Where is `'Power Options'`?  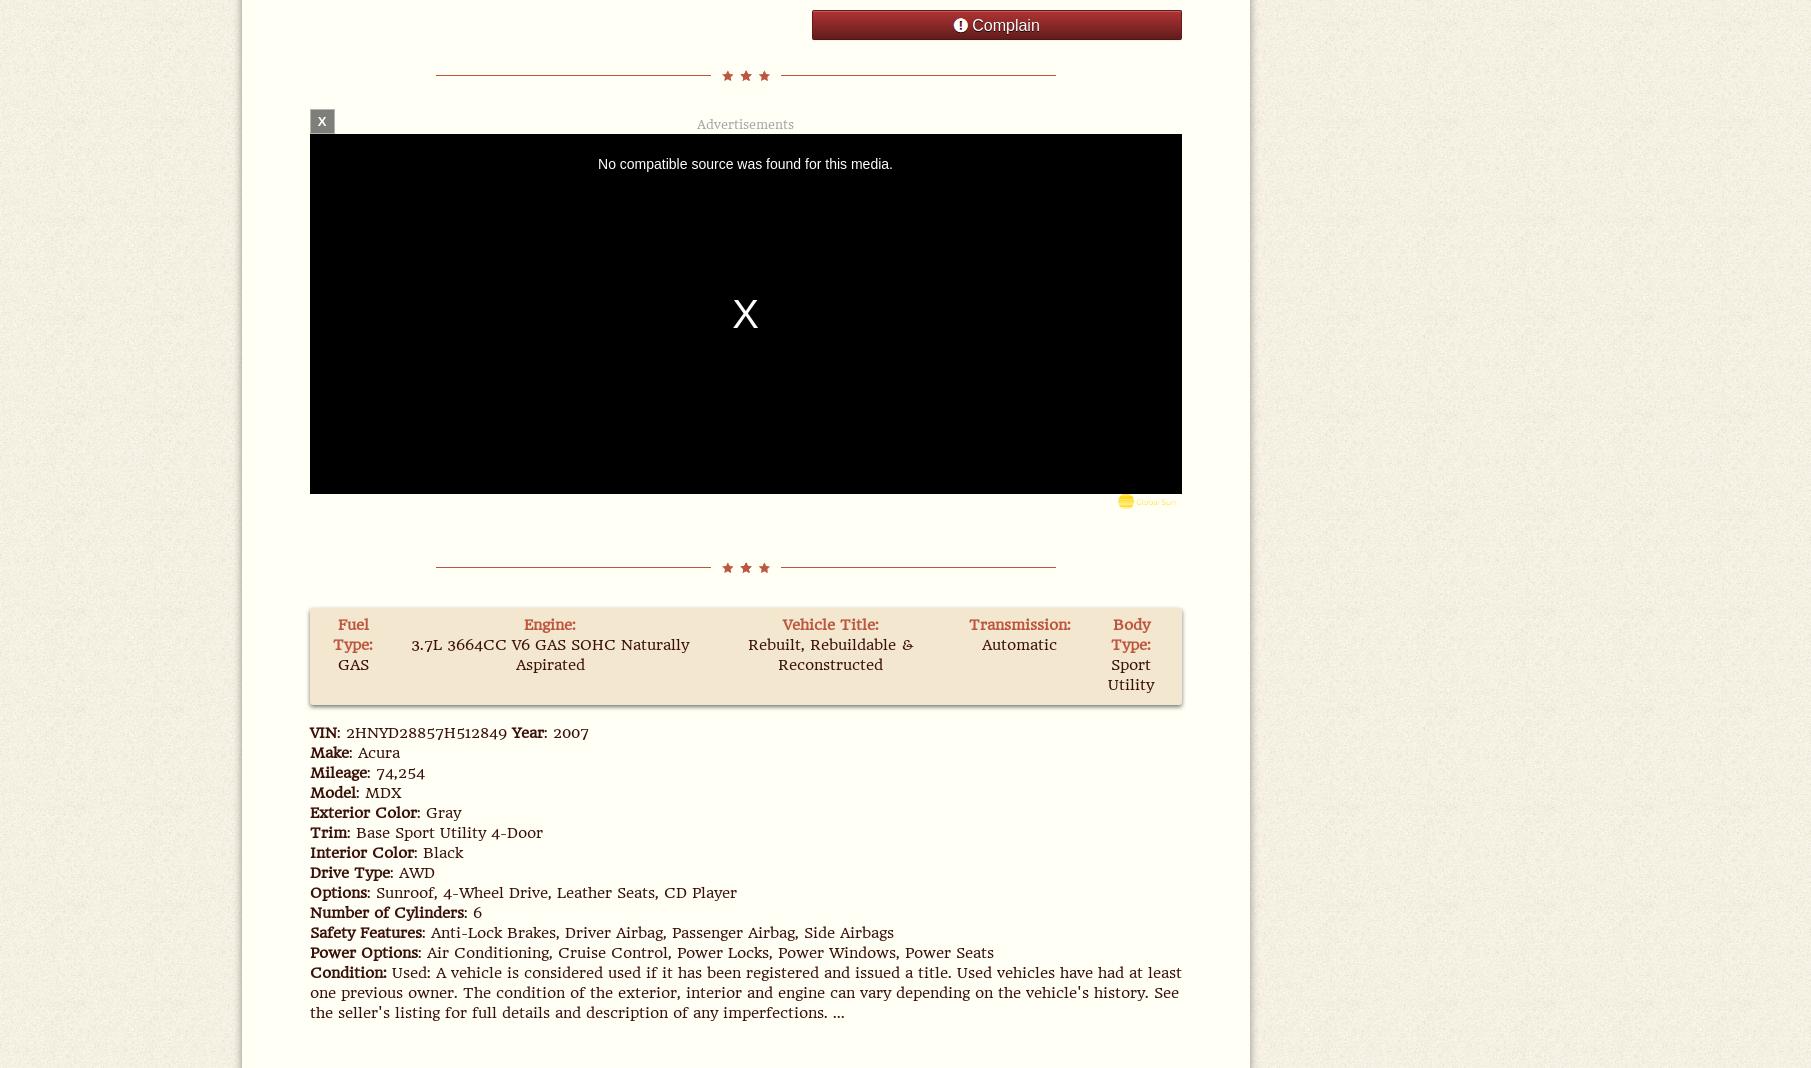 'Power Options' is located at coordinates (361, 952).